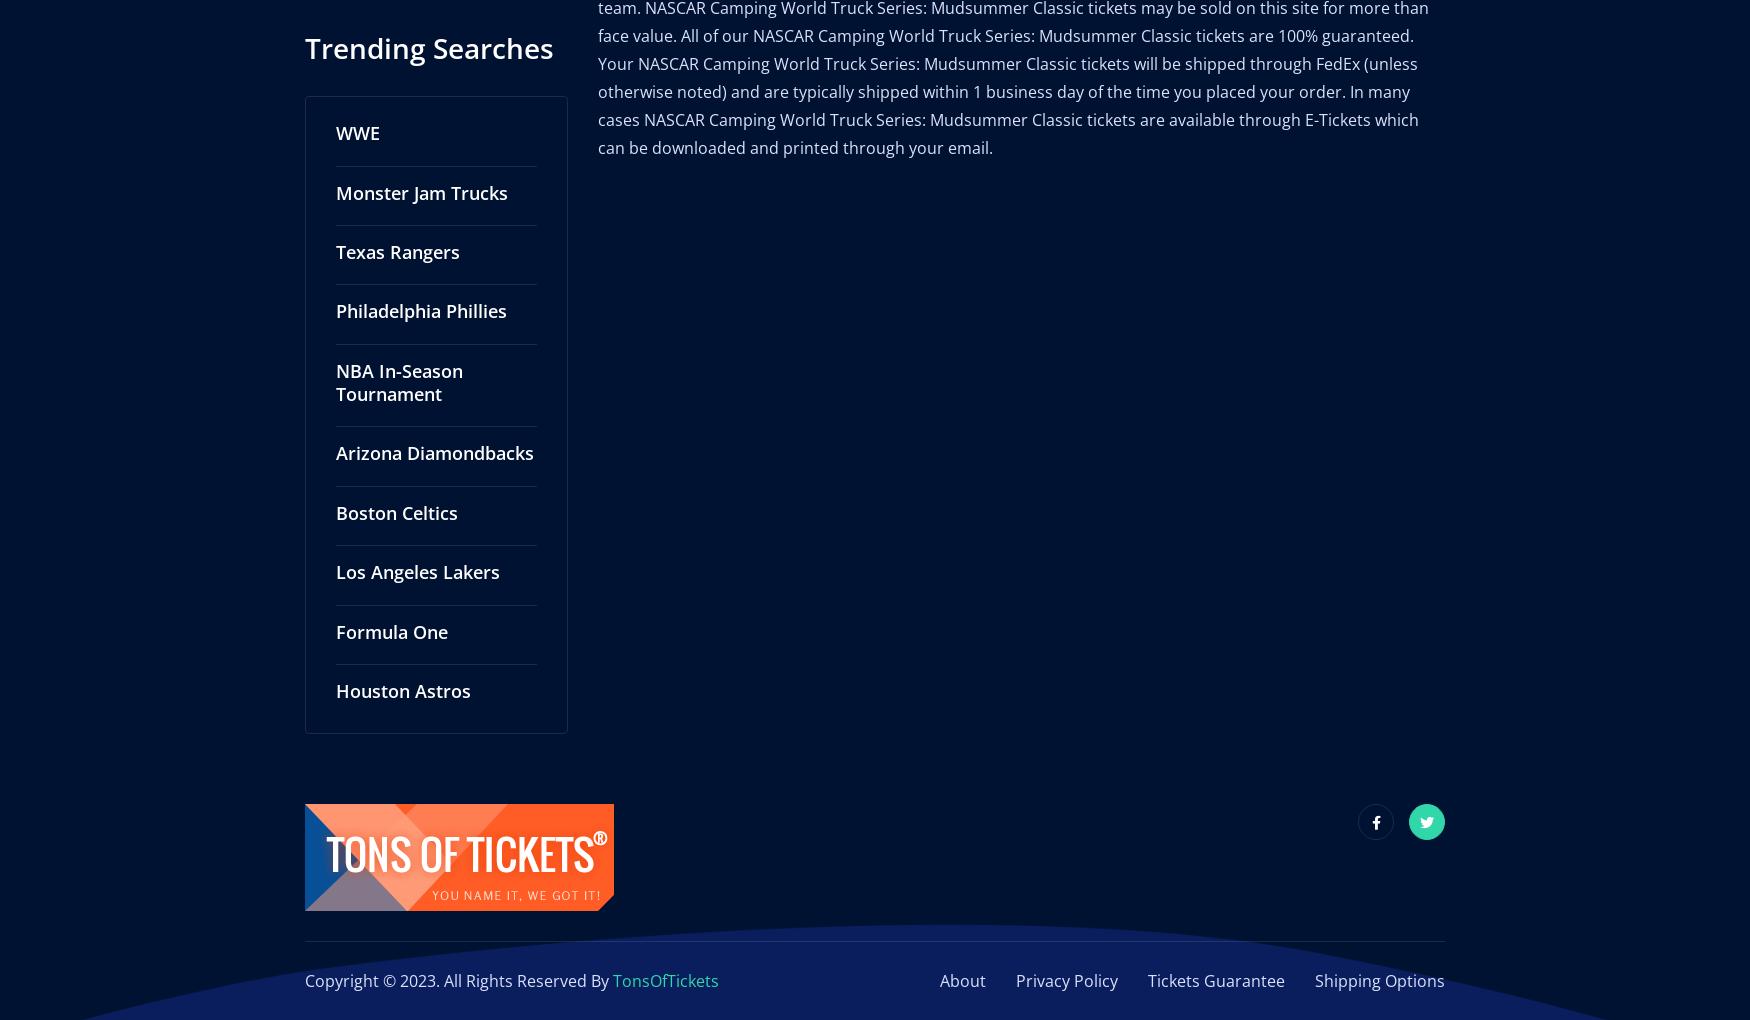 Image resolution: width=1750 pixels, height=1020 pixels. What do you see at coordinates (420, 170) in the screenshot?
I see `'Monster Jam Trucks'` at bounding box center [420, 170].